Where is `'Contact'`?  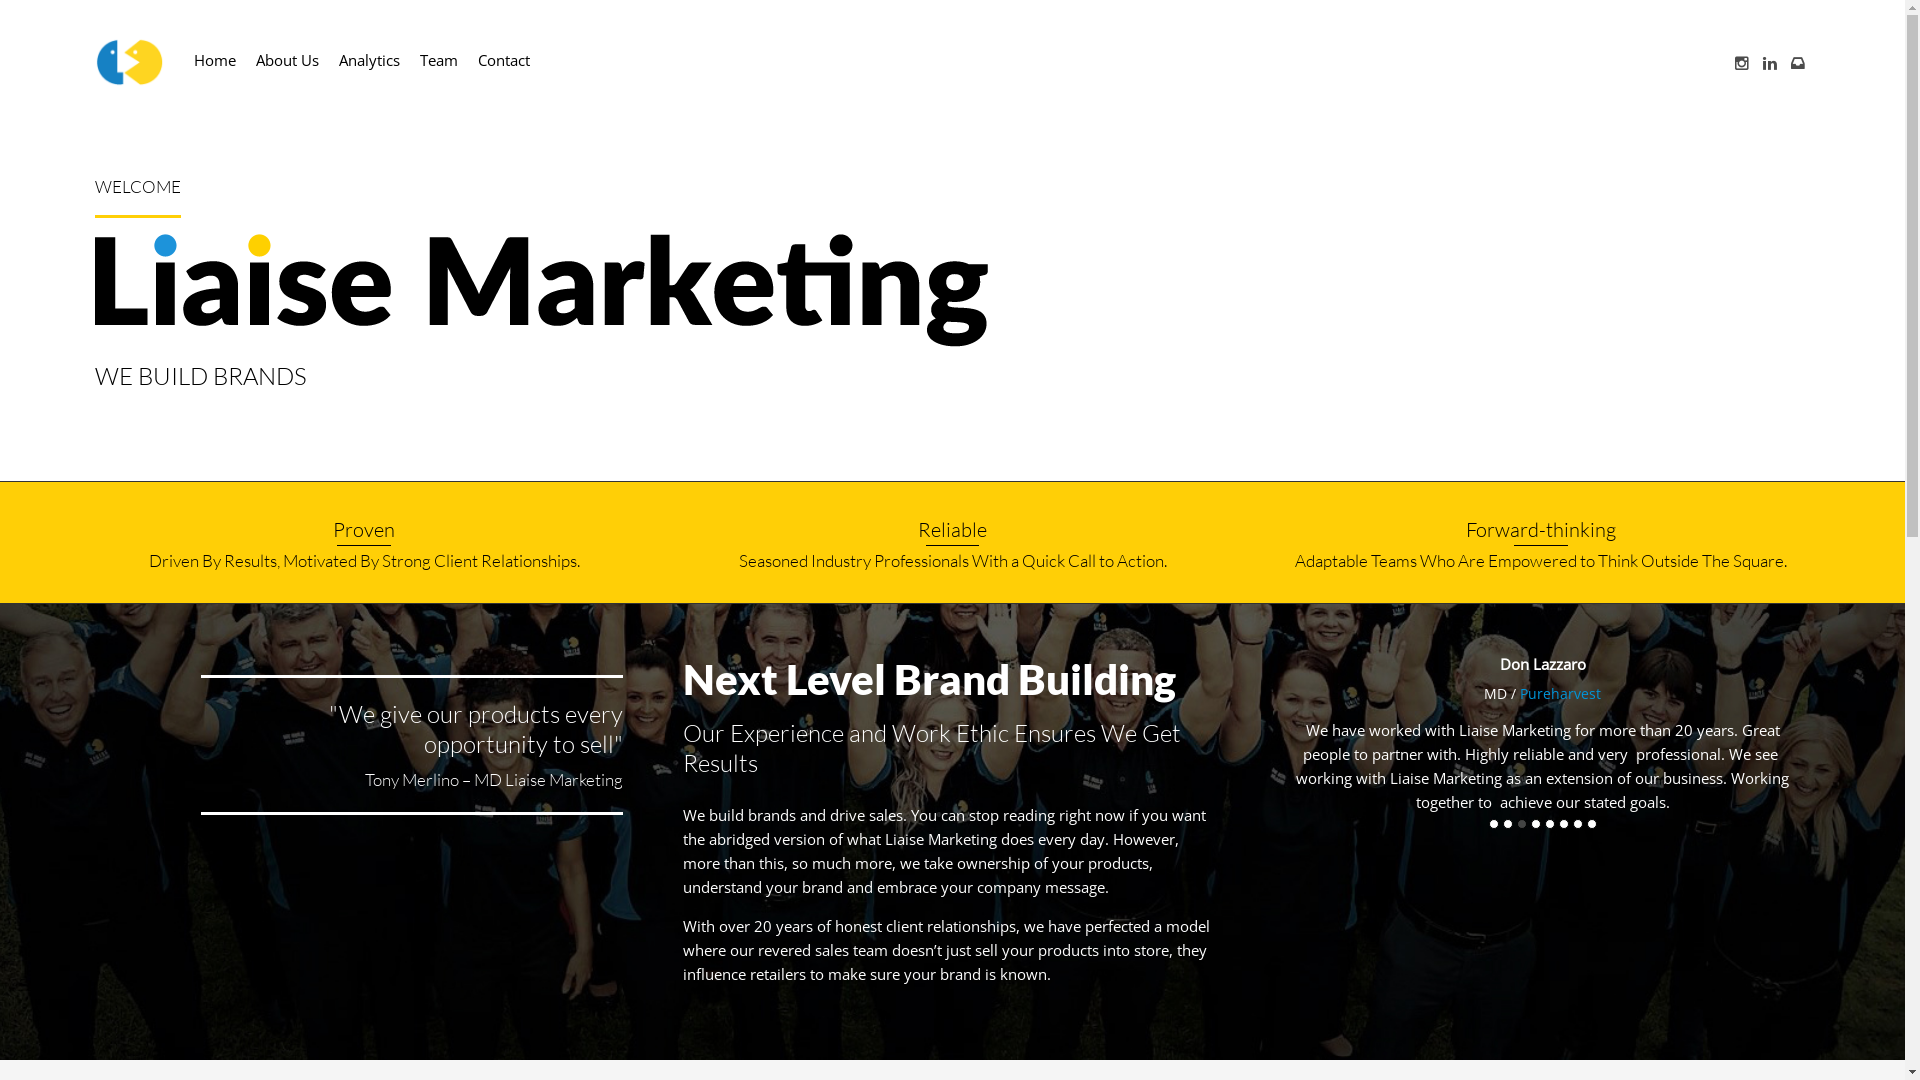 'Contact' is located at coordinates (504, 59).